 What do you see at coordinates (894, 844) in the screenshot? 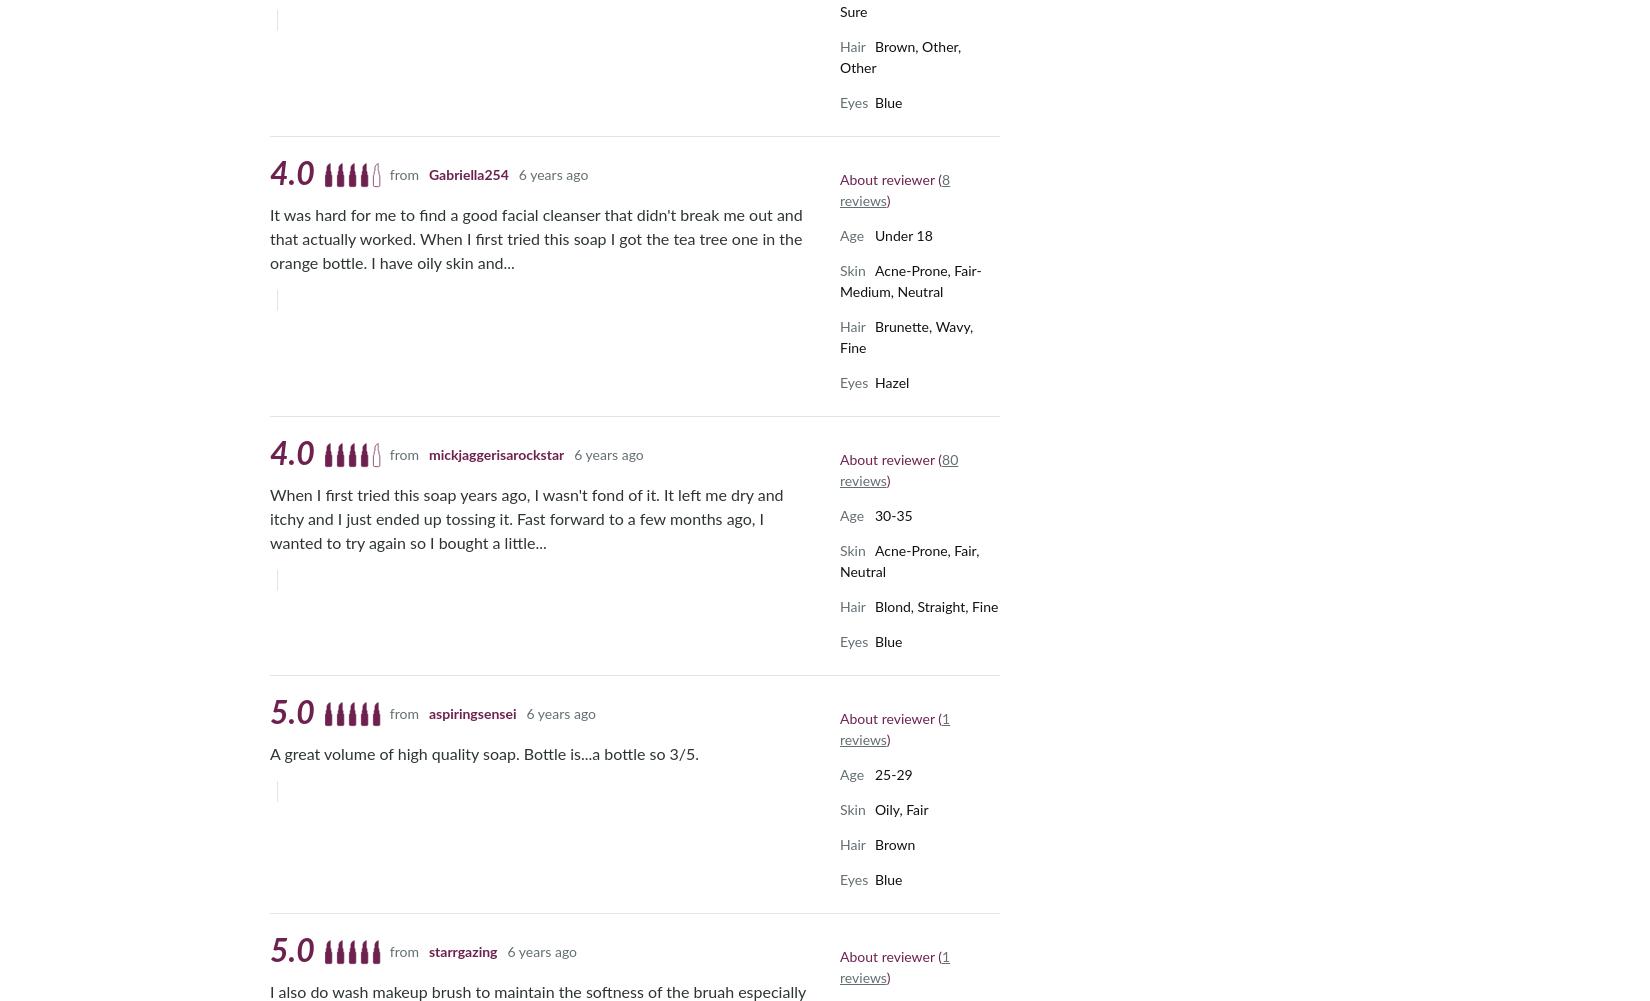
I see `'Brown'` at bounding box center [894, 844].